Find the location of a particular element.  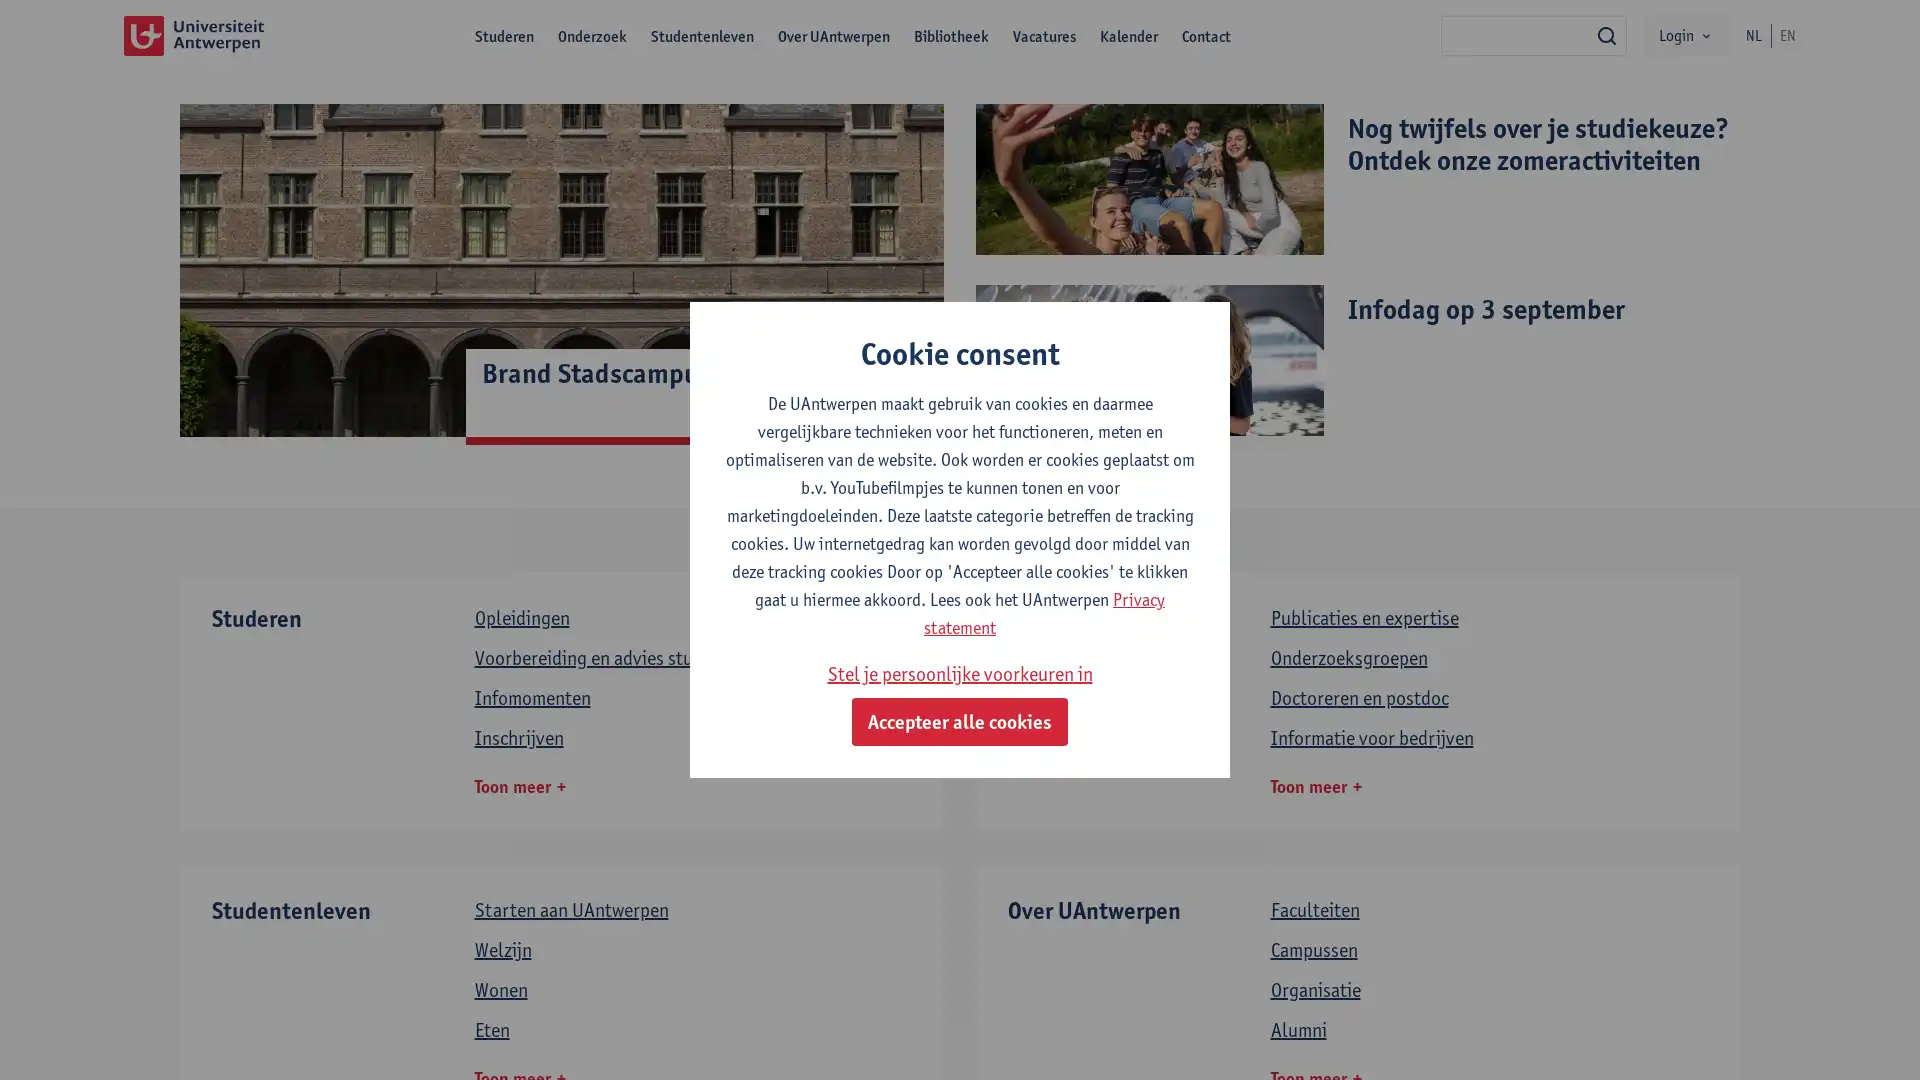

zoek is located at coordinates (1607, 35).